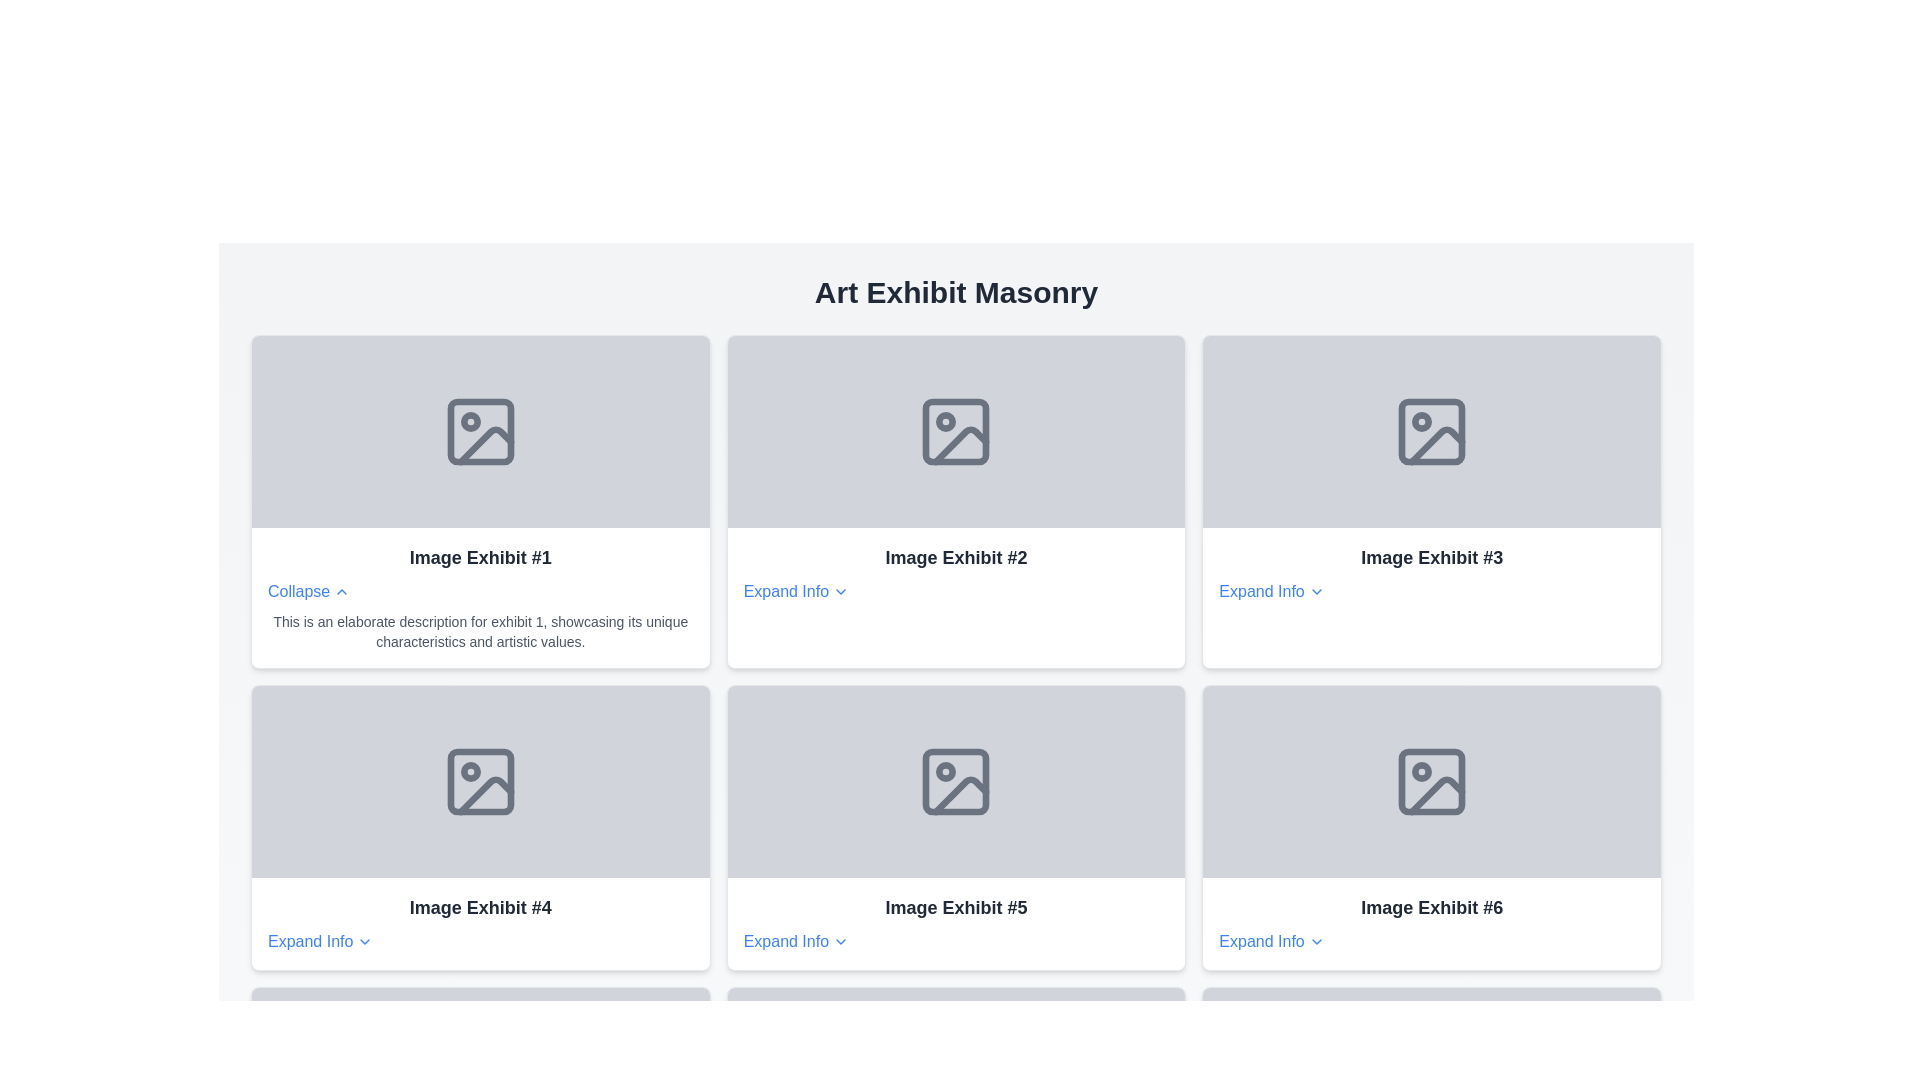  I want to click on the graphical component of the icon representing Image Exhibit #3, located in the top row, third column of the masonry-style exhibit section, so click(1431, 431).